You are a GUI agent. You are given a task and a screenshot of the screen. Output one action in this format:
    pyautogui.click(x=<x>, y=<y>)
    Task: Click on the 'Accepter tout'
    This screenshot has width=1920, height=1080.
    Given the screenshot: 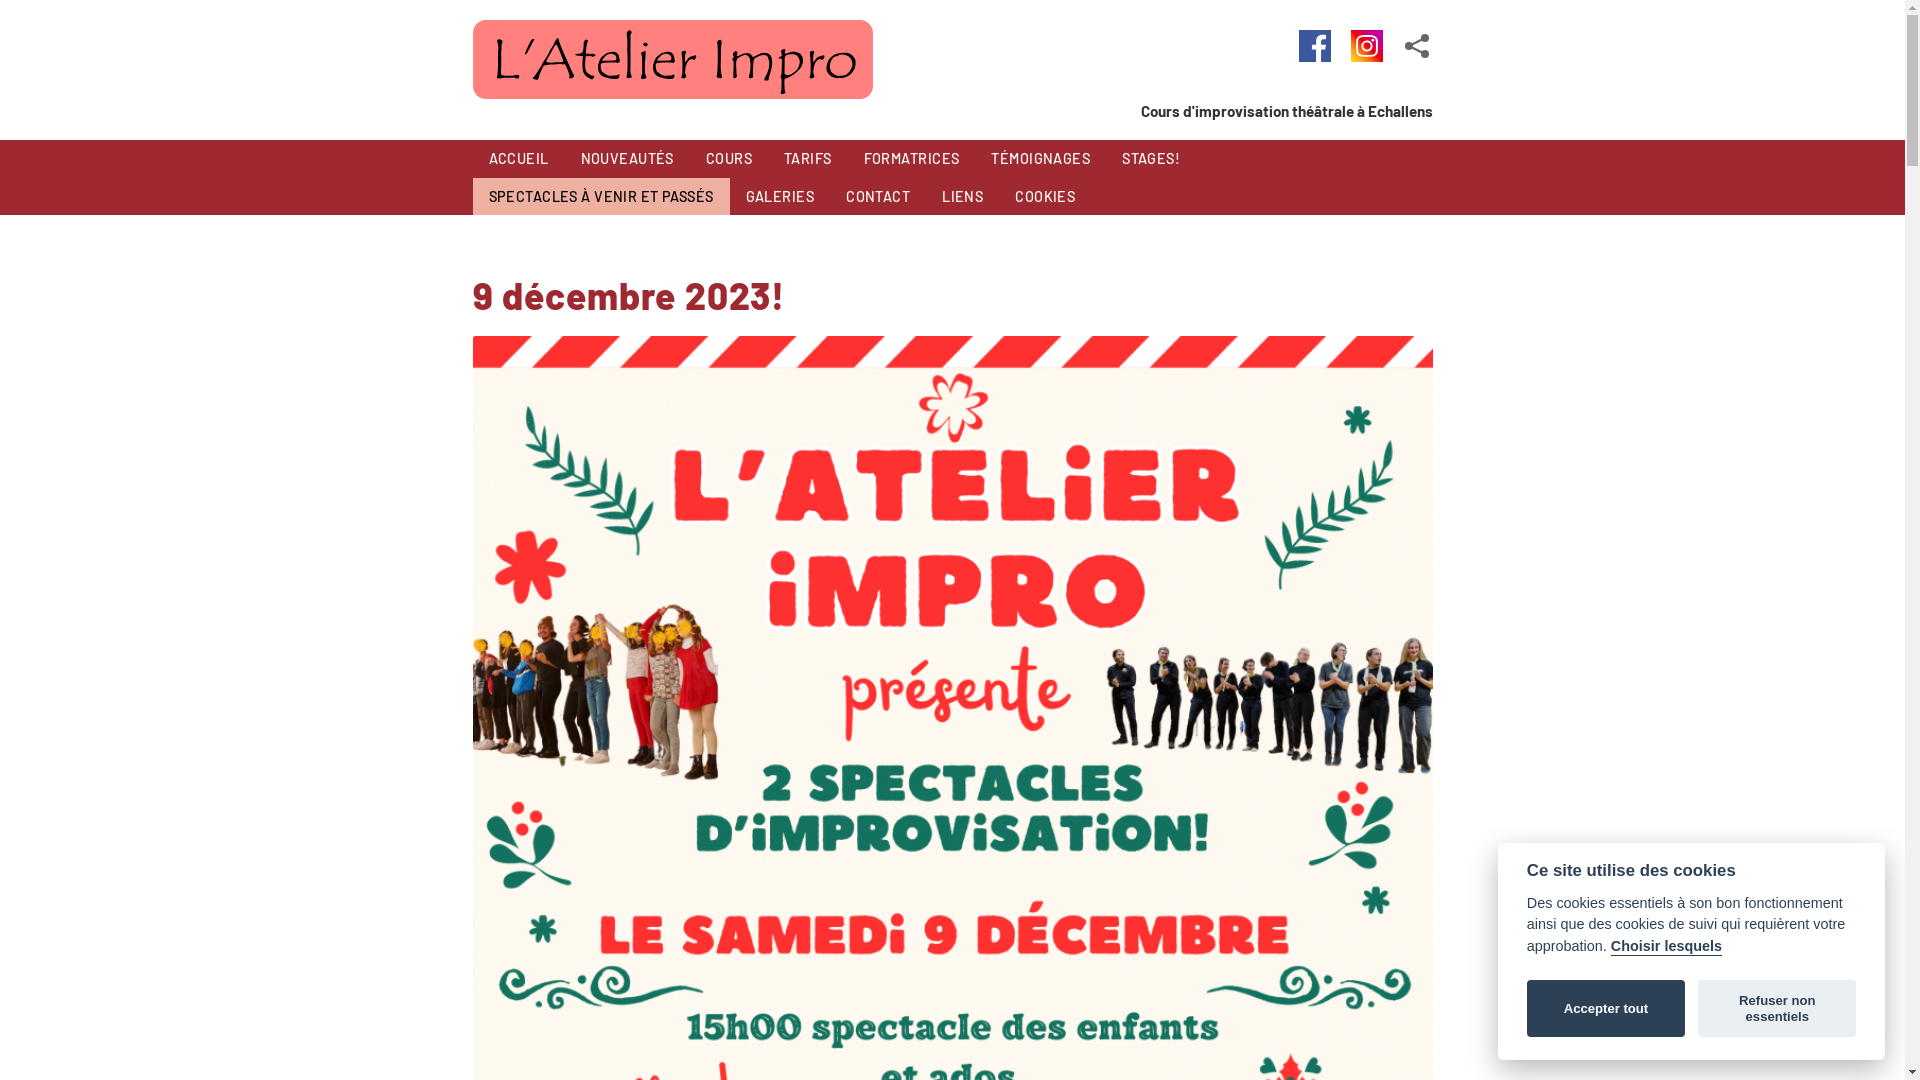 What is the action you would take?
    pyautogui.click(x=1525, y=1009)
    